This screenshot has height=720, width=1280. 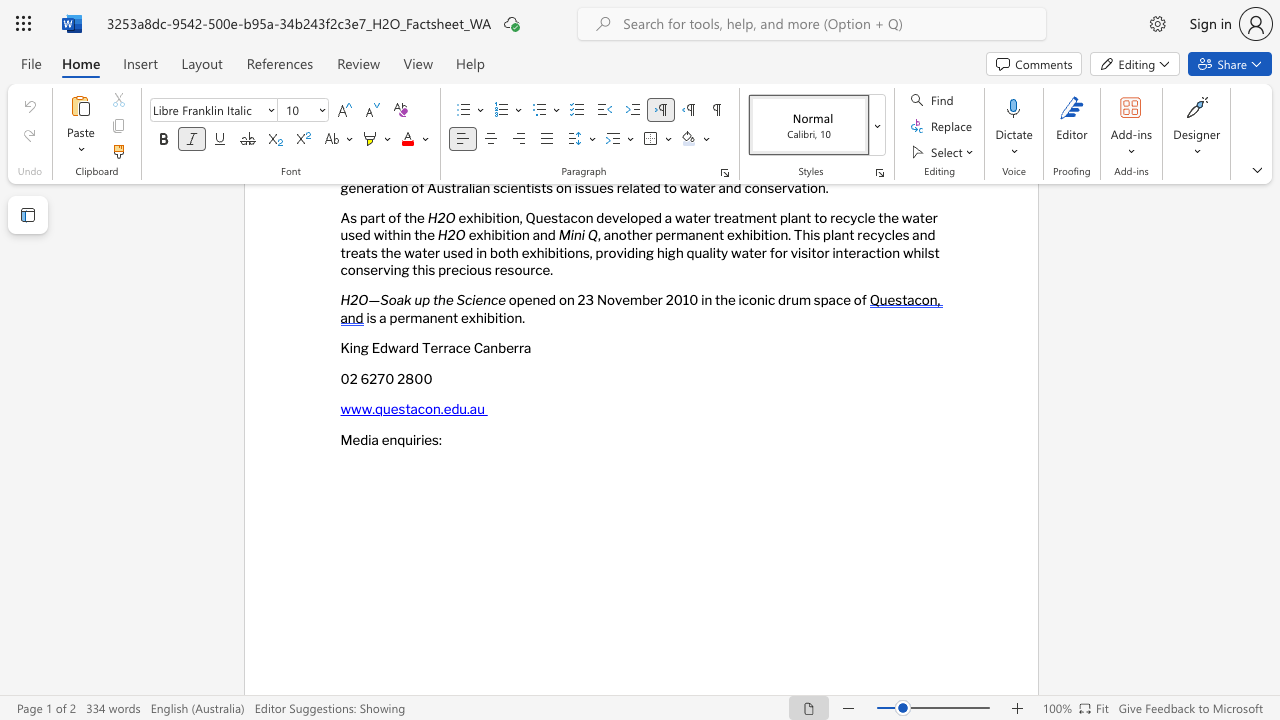 What do you see at coordinates (397, 438) in the screenshot?
I see `the space between the continuous character "n" and "q" in the text` at bounding box center [397, 438].